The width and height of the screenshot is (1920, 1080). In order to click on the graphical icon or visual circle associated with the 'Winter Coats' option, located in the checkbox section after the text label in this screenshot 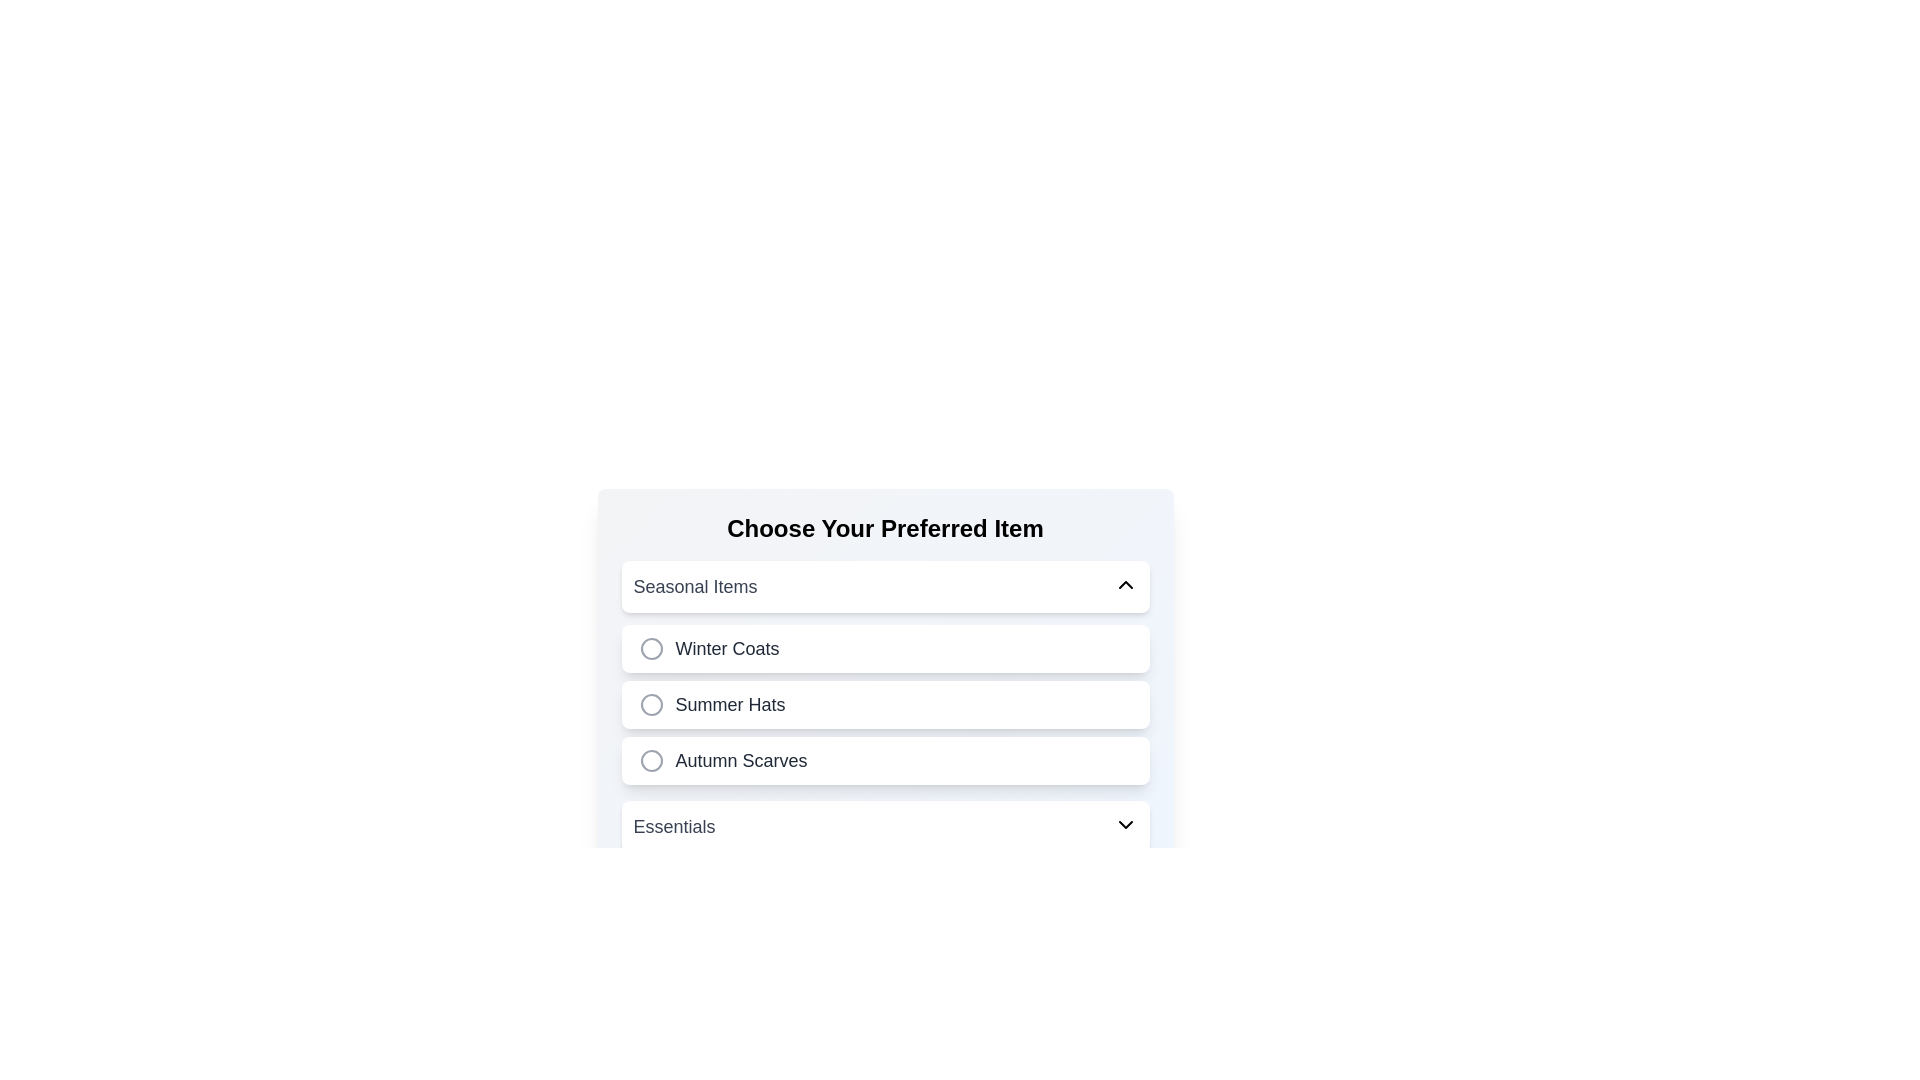, I will do `click(651, 648)`.